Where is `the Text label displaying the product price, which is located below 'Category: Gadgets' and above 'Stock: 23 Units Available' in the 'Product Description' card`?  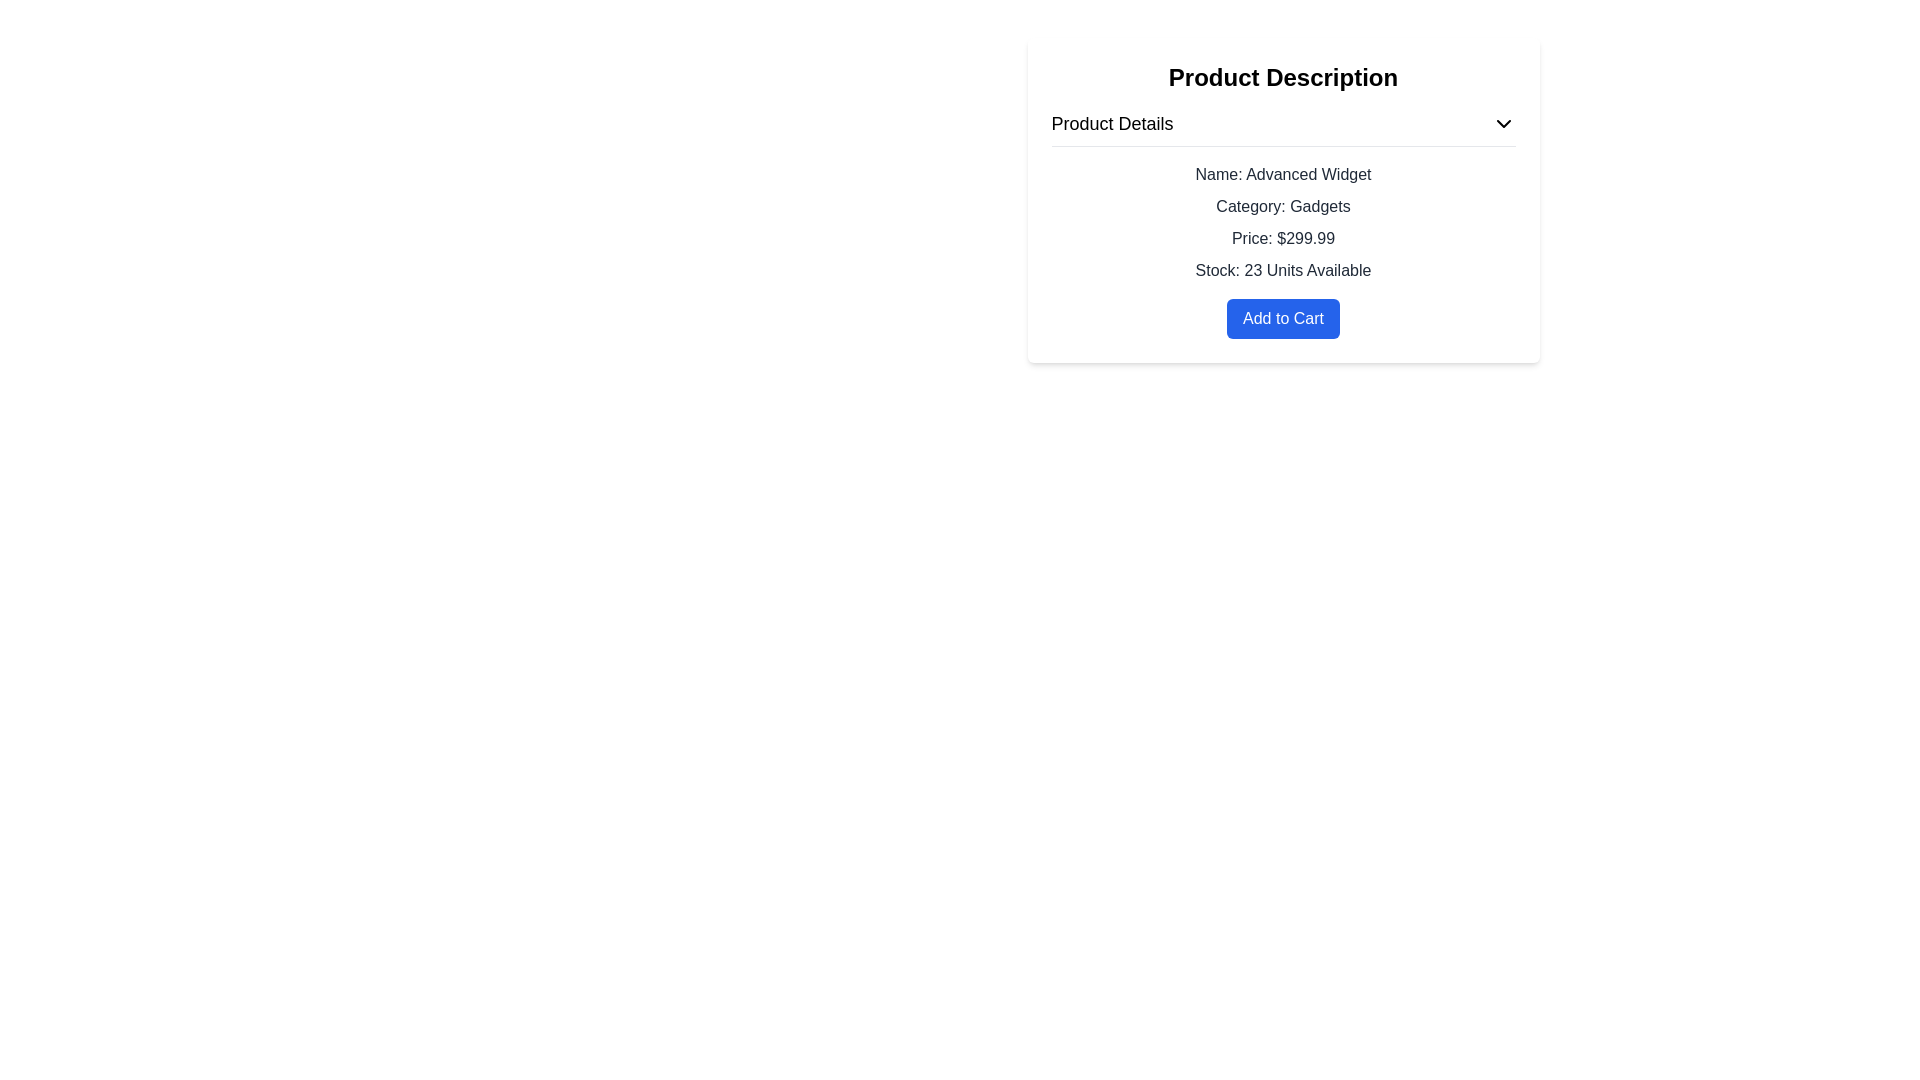 the Text label displaying the product price, which is located below 'Category: Gadgets' and above 'Stock: 23 Units Available' in the 'Product Description' card is located at coordinates (1283, 238).